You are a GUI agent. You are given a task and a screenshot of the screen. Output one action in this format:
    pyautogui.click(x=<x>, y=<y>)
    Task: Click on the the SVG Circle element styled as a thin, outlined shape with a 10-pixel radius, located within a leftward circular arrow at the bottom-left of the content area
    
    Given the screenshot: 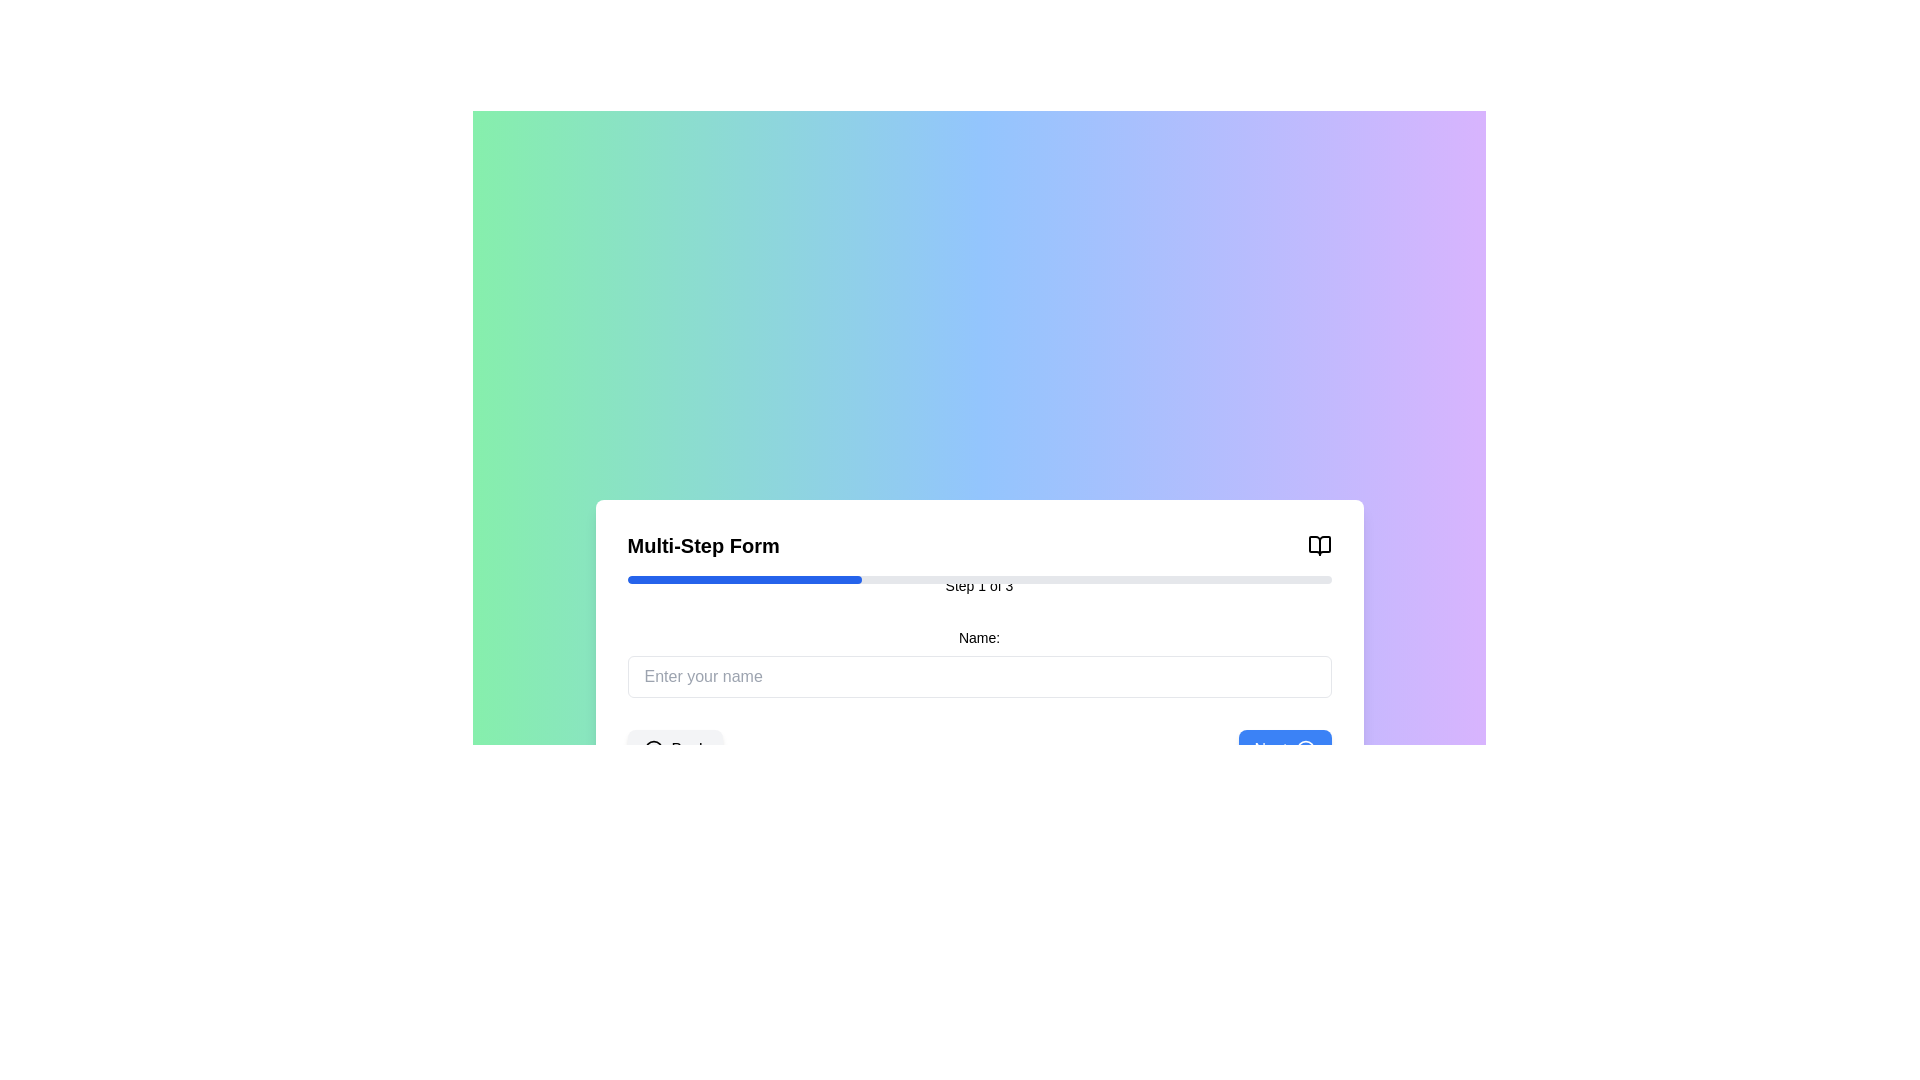 What is the action you would take?
    pyautogui.click(x=653, y=749)
    